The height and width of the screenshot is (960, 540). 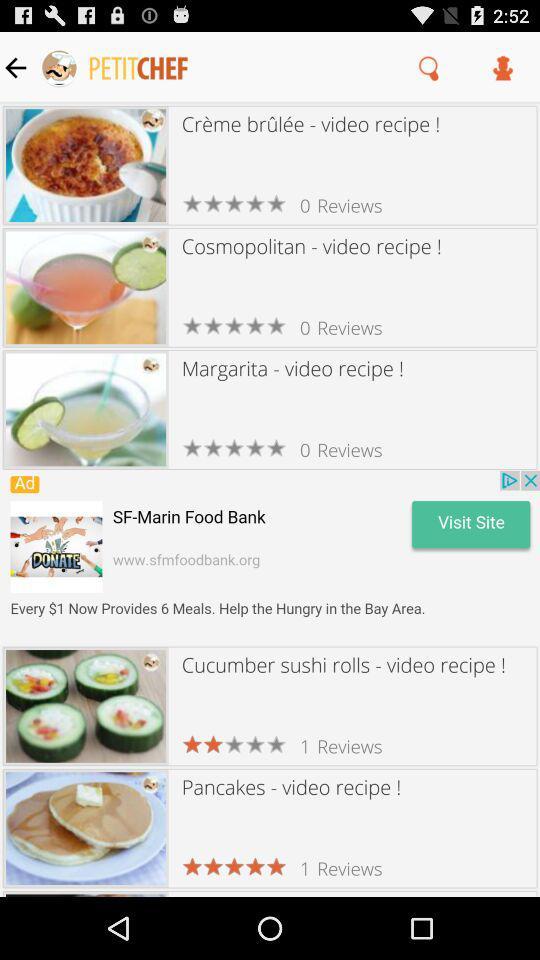 What do you see at coordinates (429, 67) in the screenshot?
I see `search icon` at bounding box center [429, 67].